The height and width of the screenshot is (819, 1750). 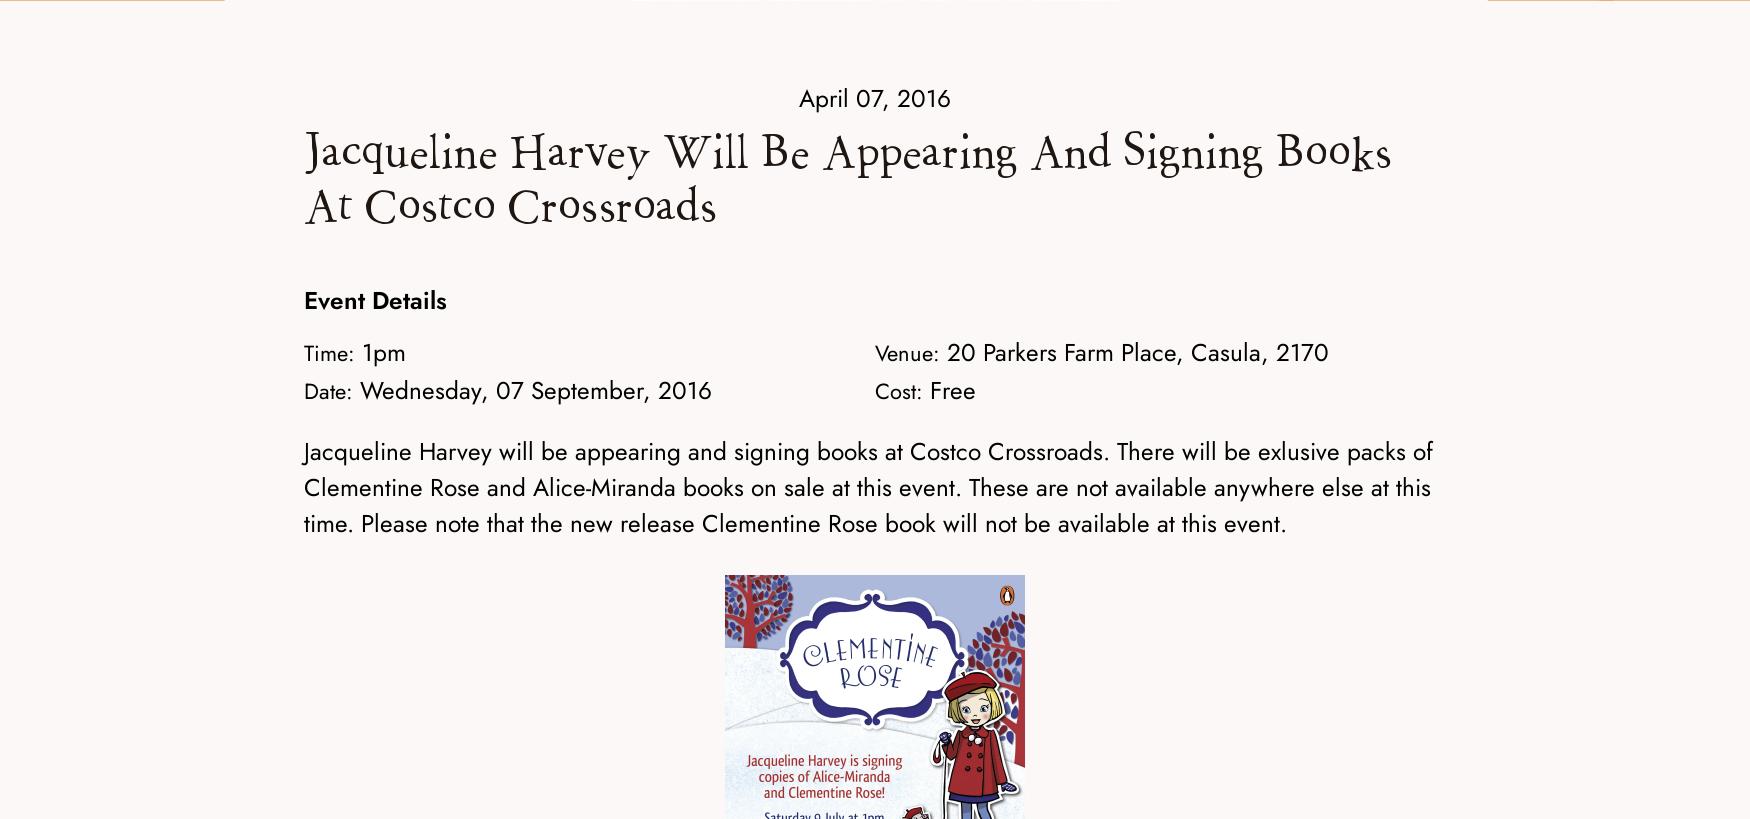 What do you see at coordinates (327, 389) in the screenshot?
I see `'Date:'` at bounding box center [327, 389].